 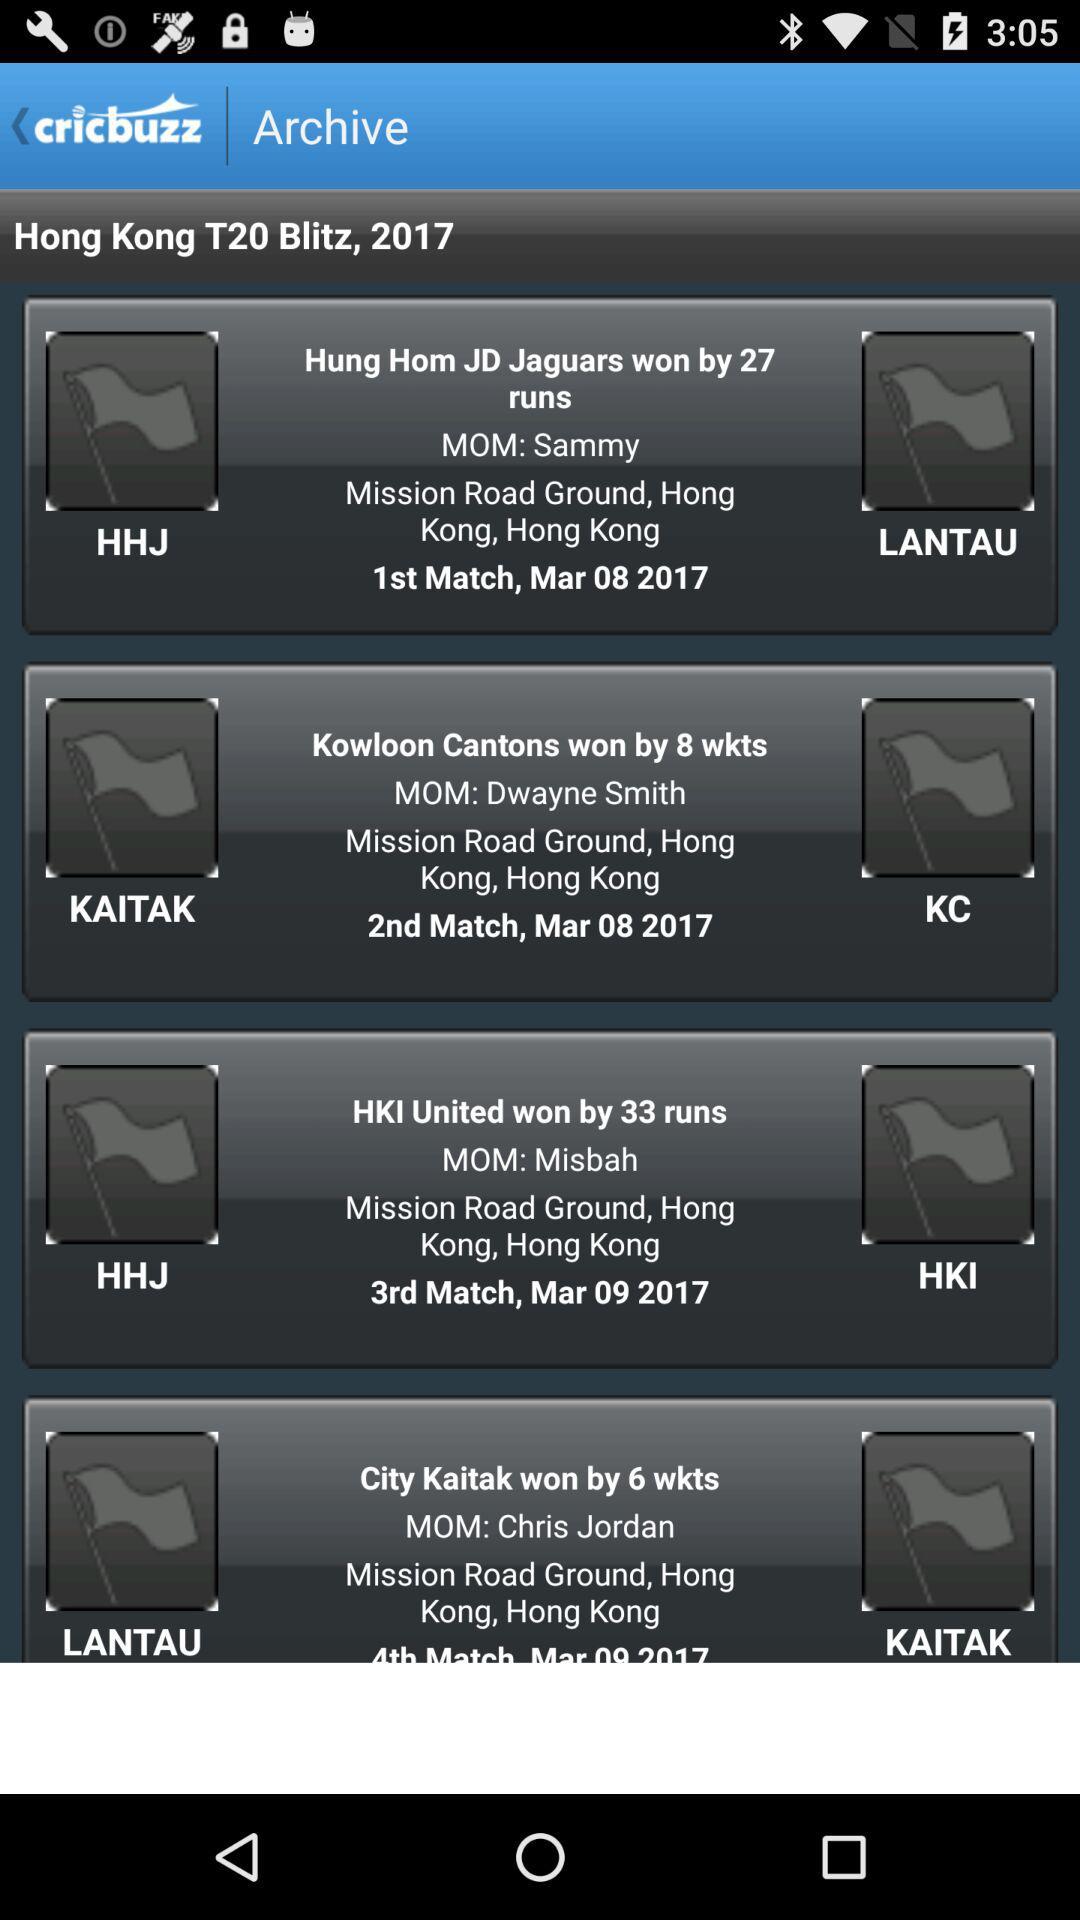 What do you see at coordinates (947, 906) in the screenshot?
I see `the app next to the mission road ground item` at bounding box center [947, 906].